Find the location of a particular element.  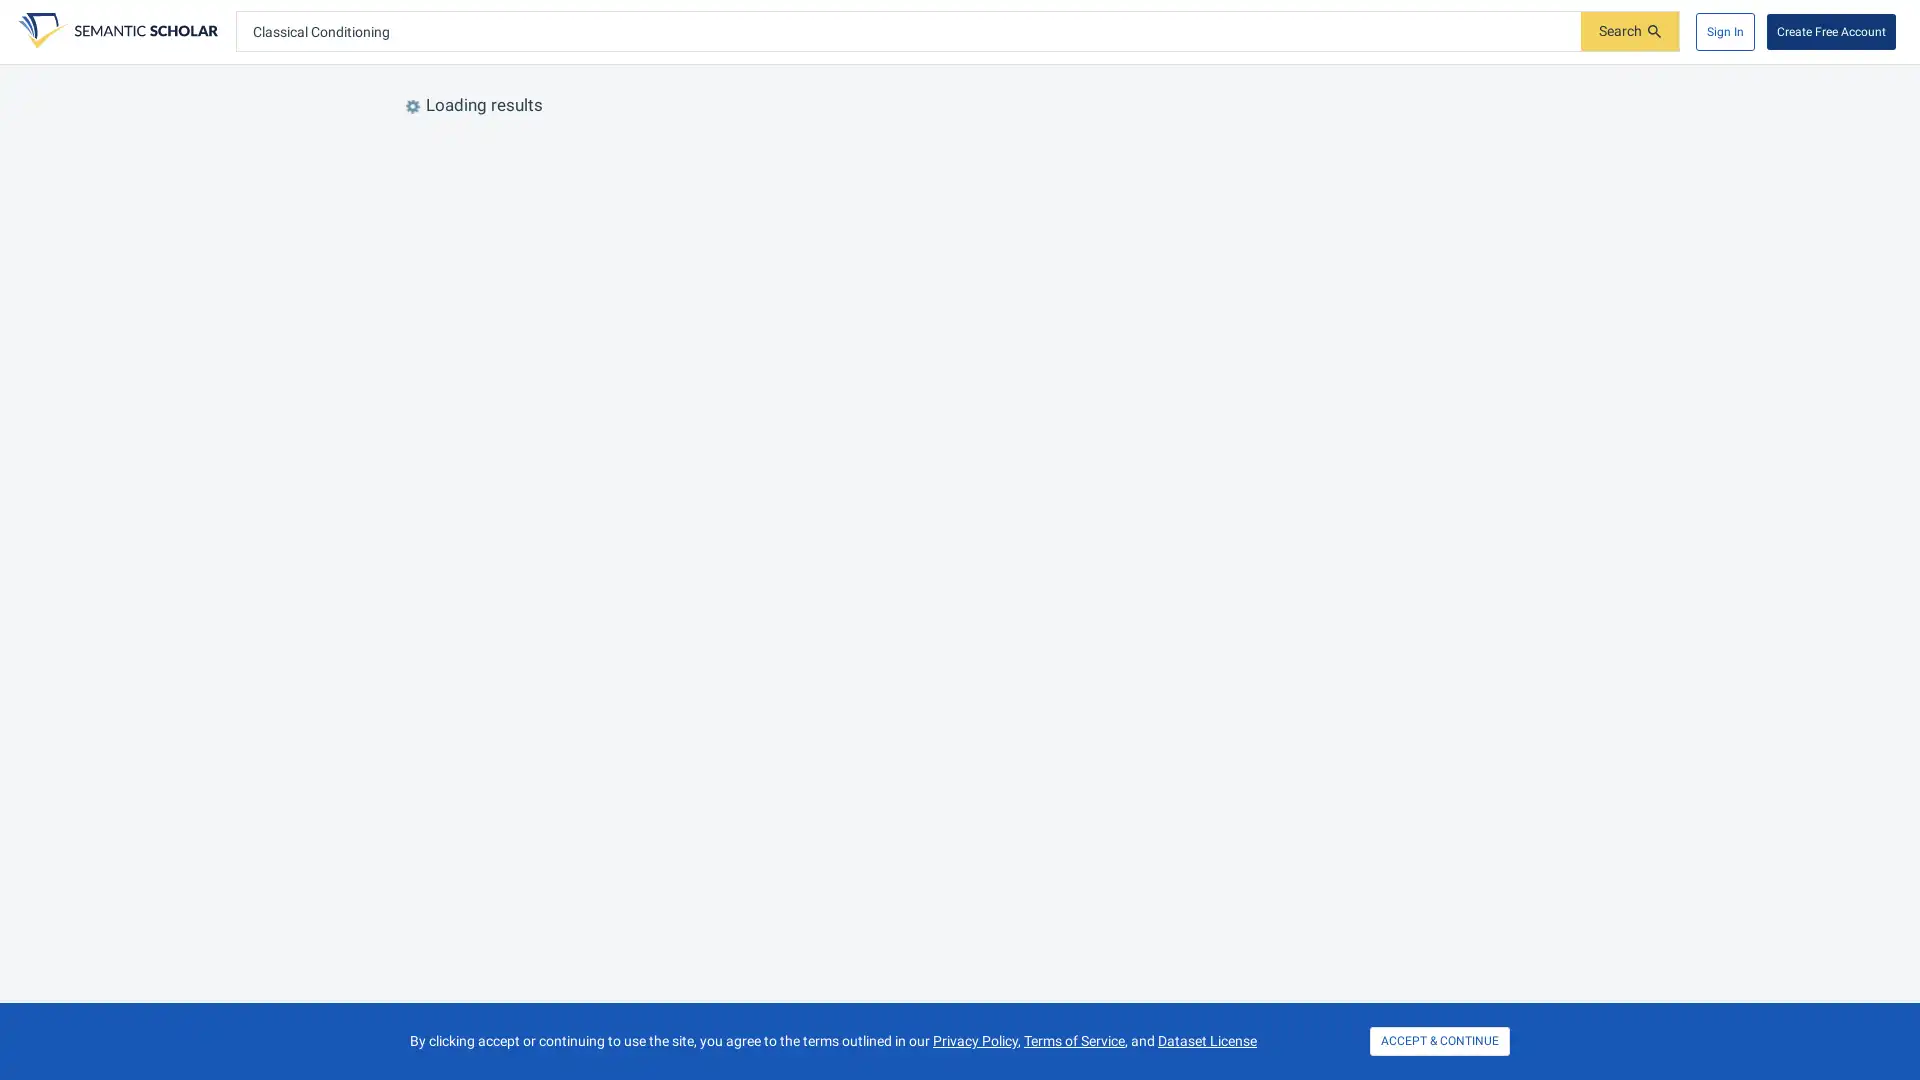

Fields of Study is located at coordinates (463, 157).